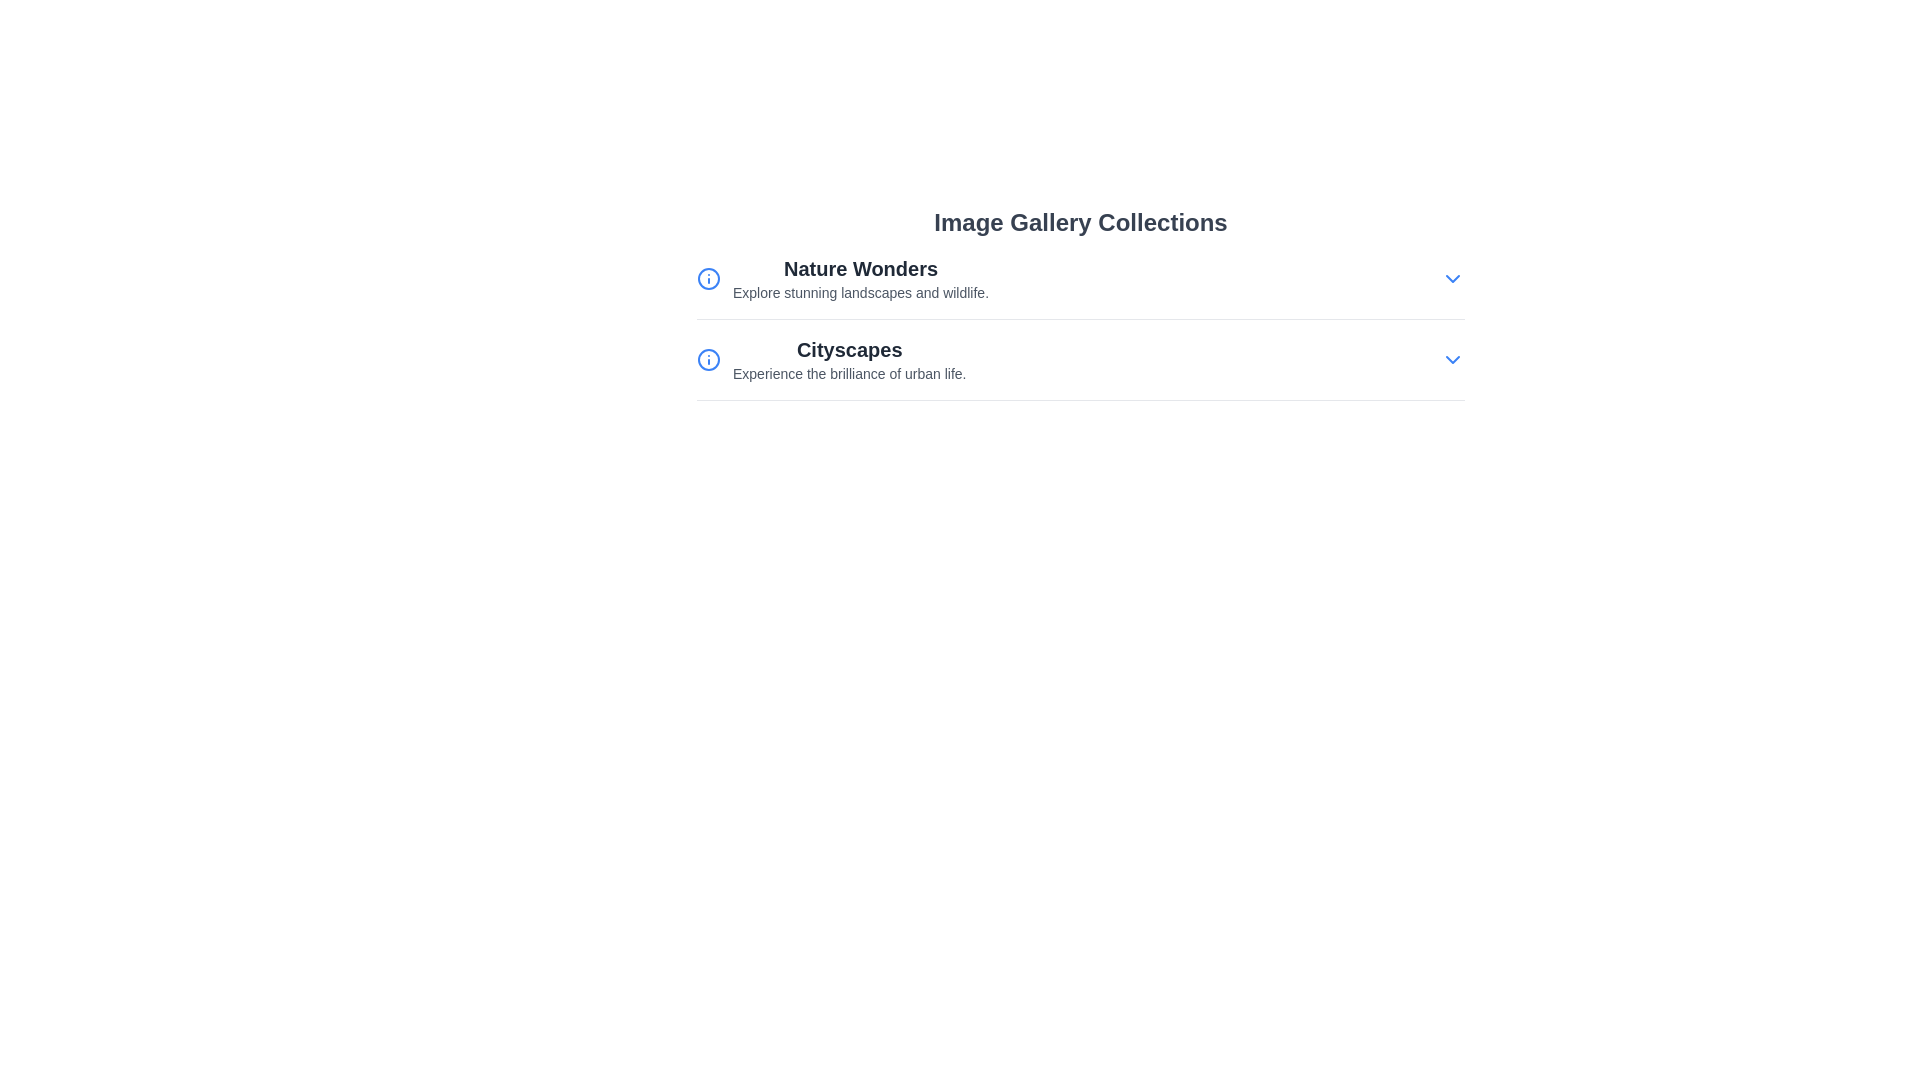 The height and width of the screenshot is (1080, 1920). I want to click on the 'Cityscapes' text option in the gallery menu to check for interactivity, so click(849, 358).